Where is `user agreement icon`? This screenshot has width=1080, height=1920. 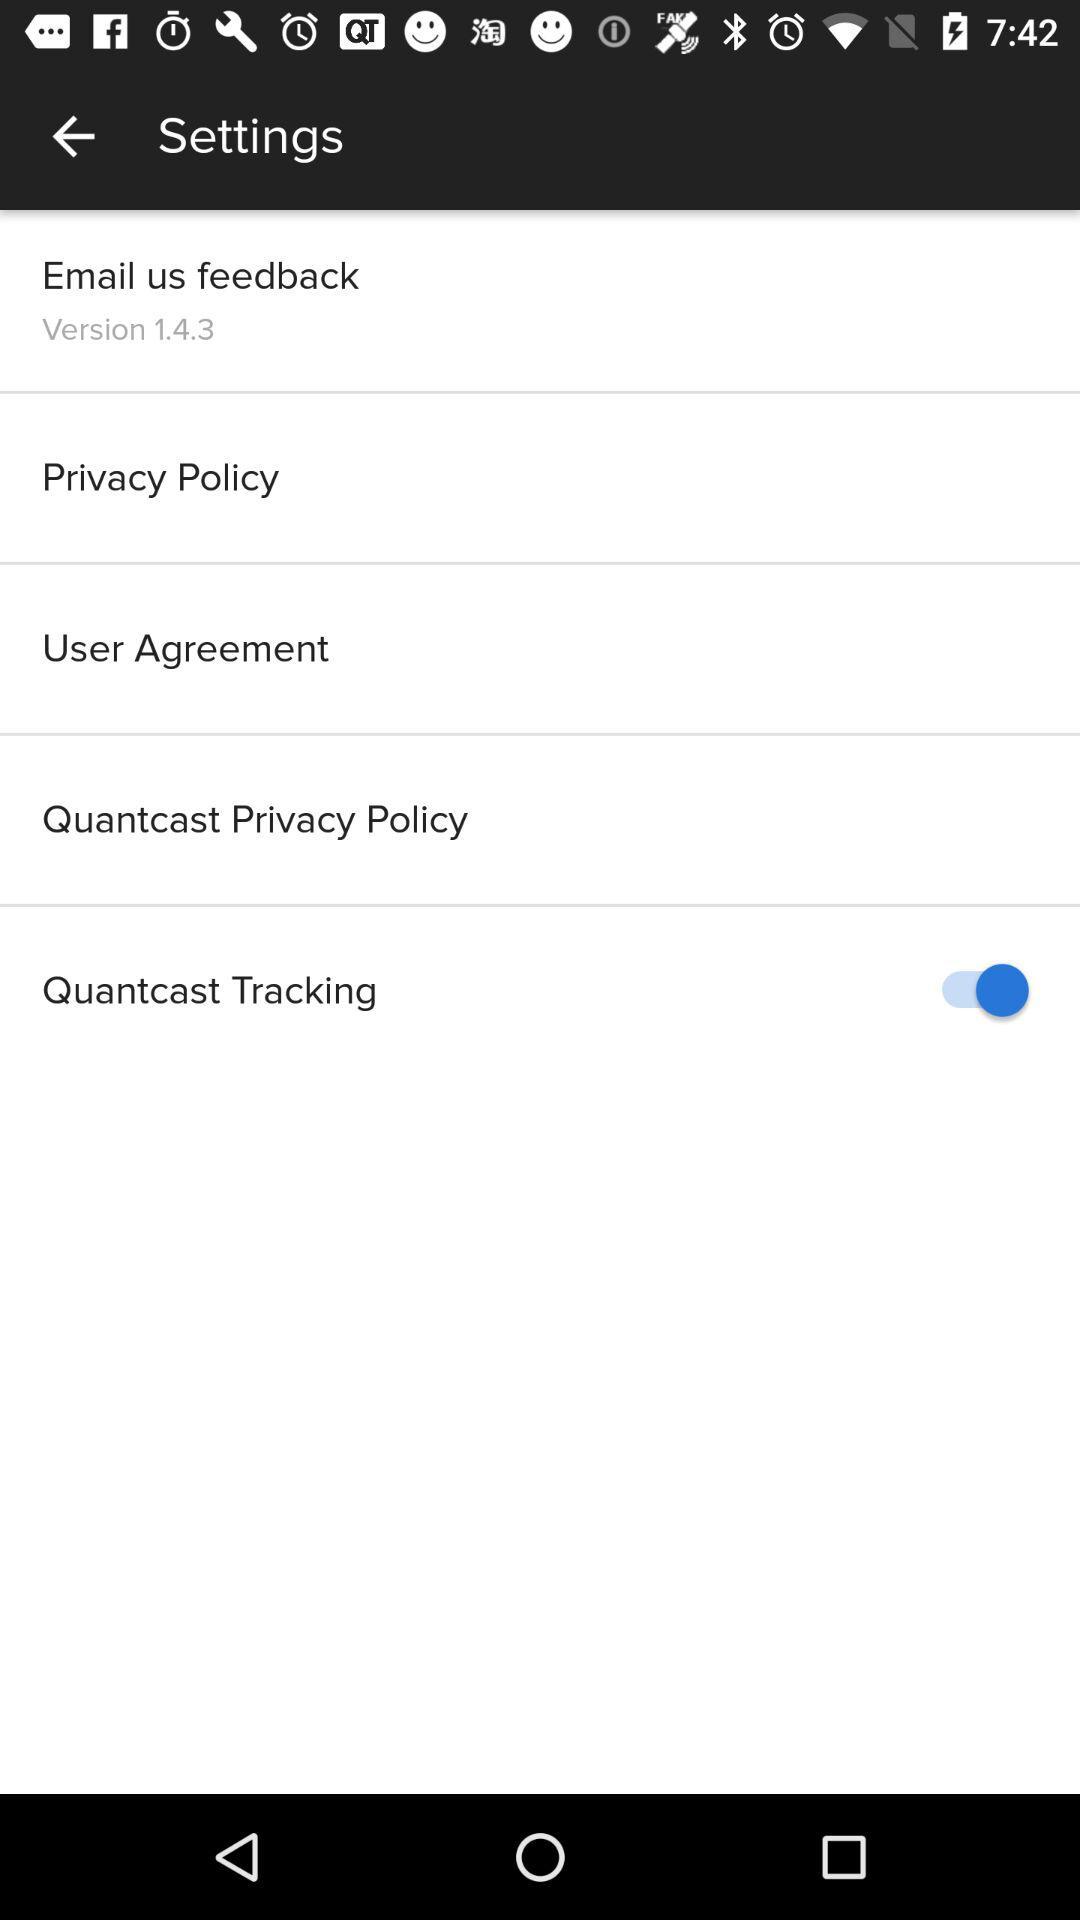
user agreement icon is located at coordinates (540, 648).